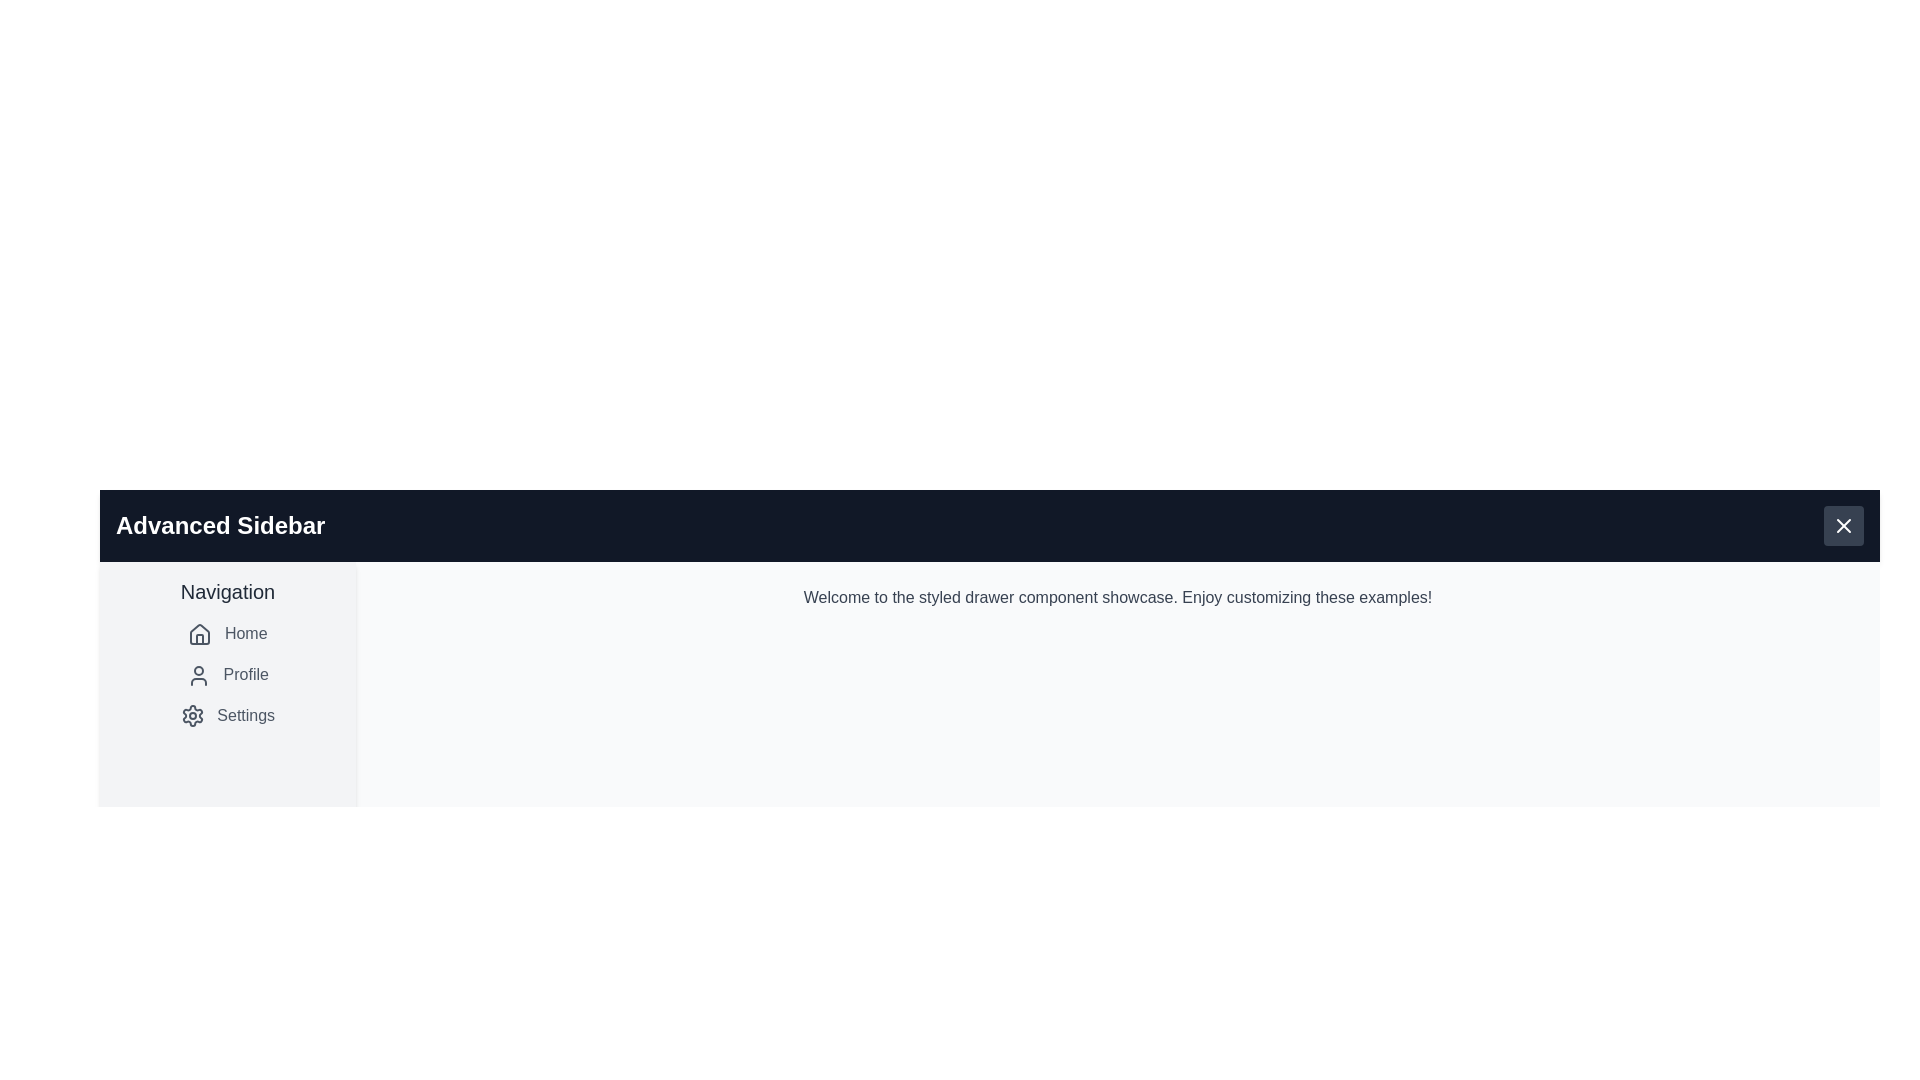  Describe the element at coordinates (199, 675) in the screenshot. I see `the user profile silhouette icon that is located next to the 'Profile' text label in the 'Navigation' section of the sidebar` at that location.